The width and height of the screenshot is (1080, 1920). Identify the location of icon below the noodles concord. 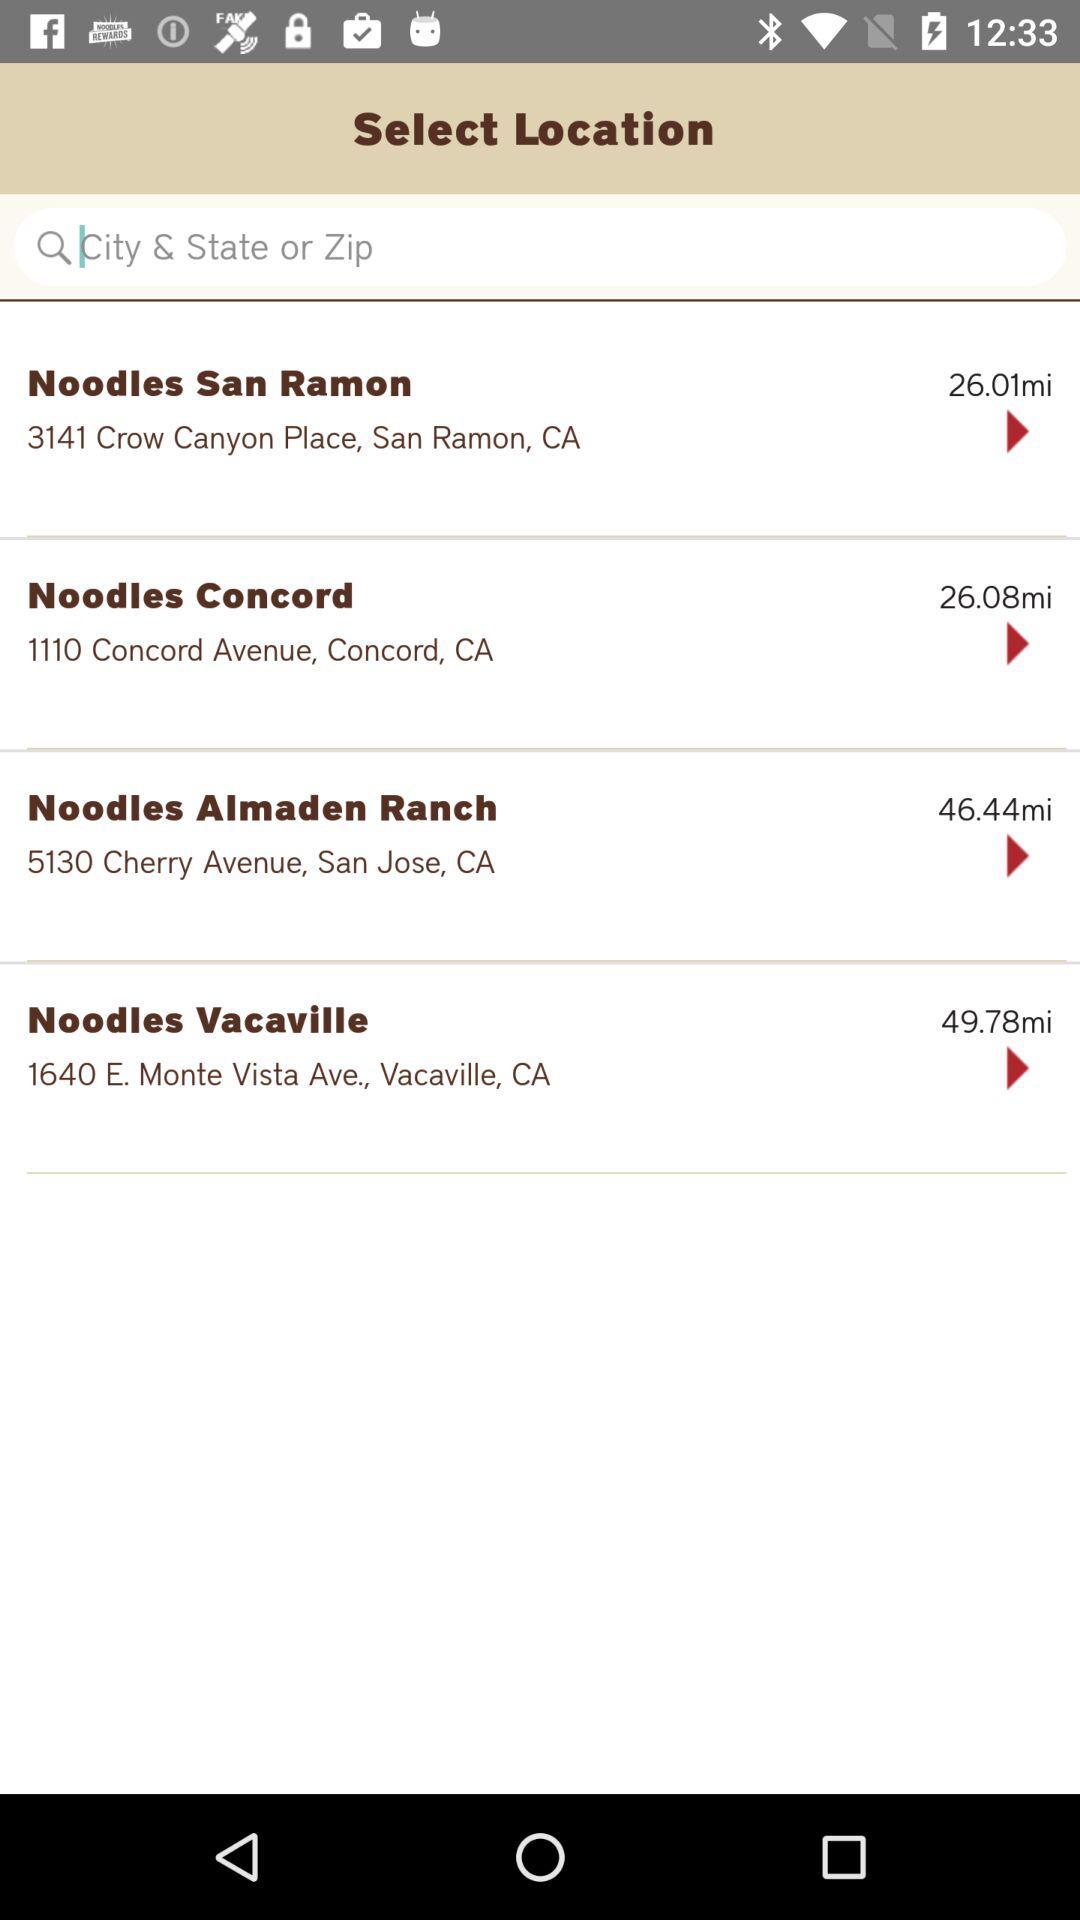
(476, 649).